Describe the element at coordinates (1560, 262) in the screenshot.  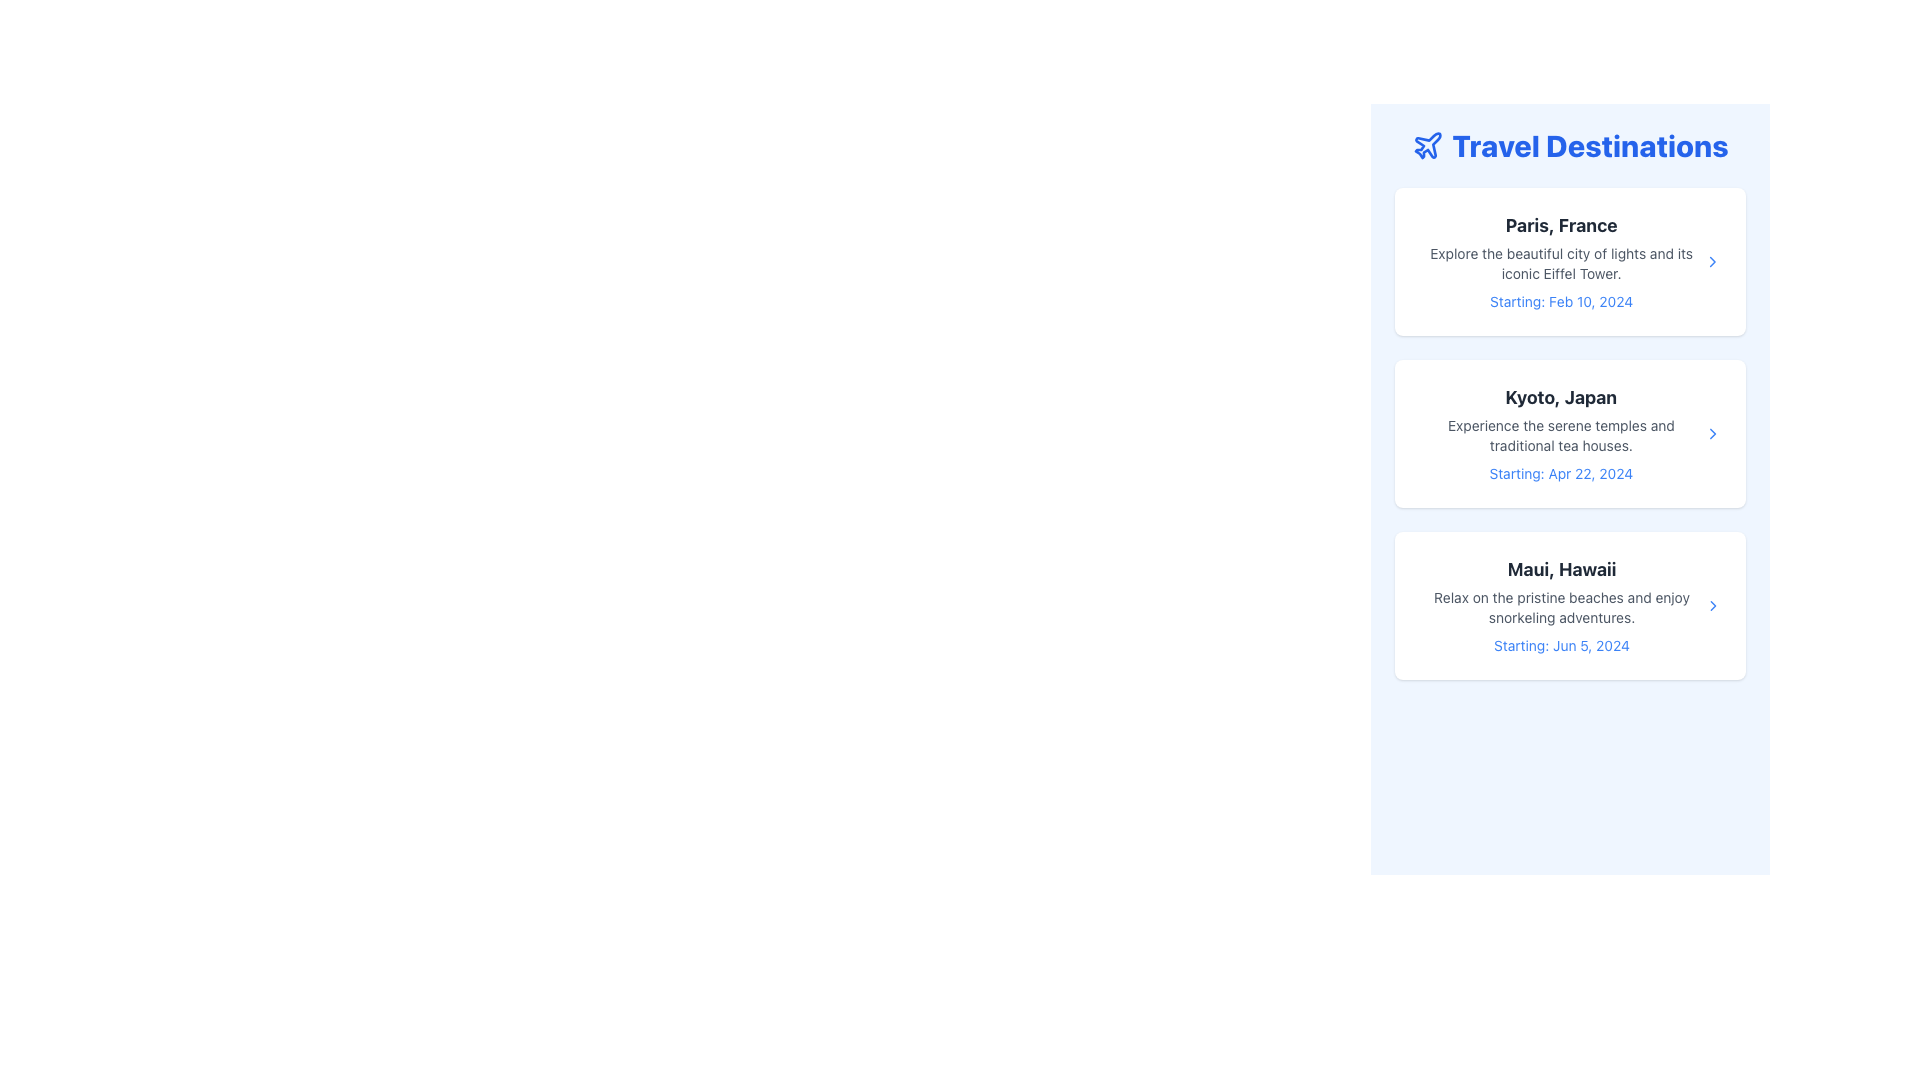
I see `the textual component that describes the travel destination in Paris, France, which reads: 'Explore the beautiful city of lights and its iconic Eiffel Tower.'` at that location.